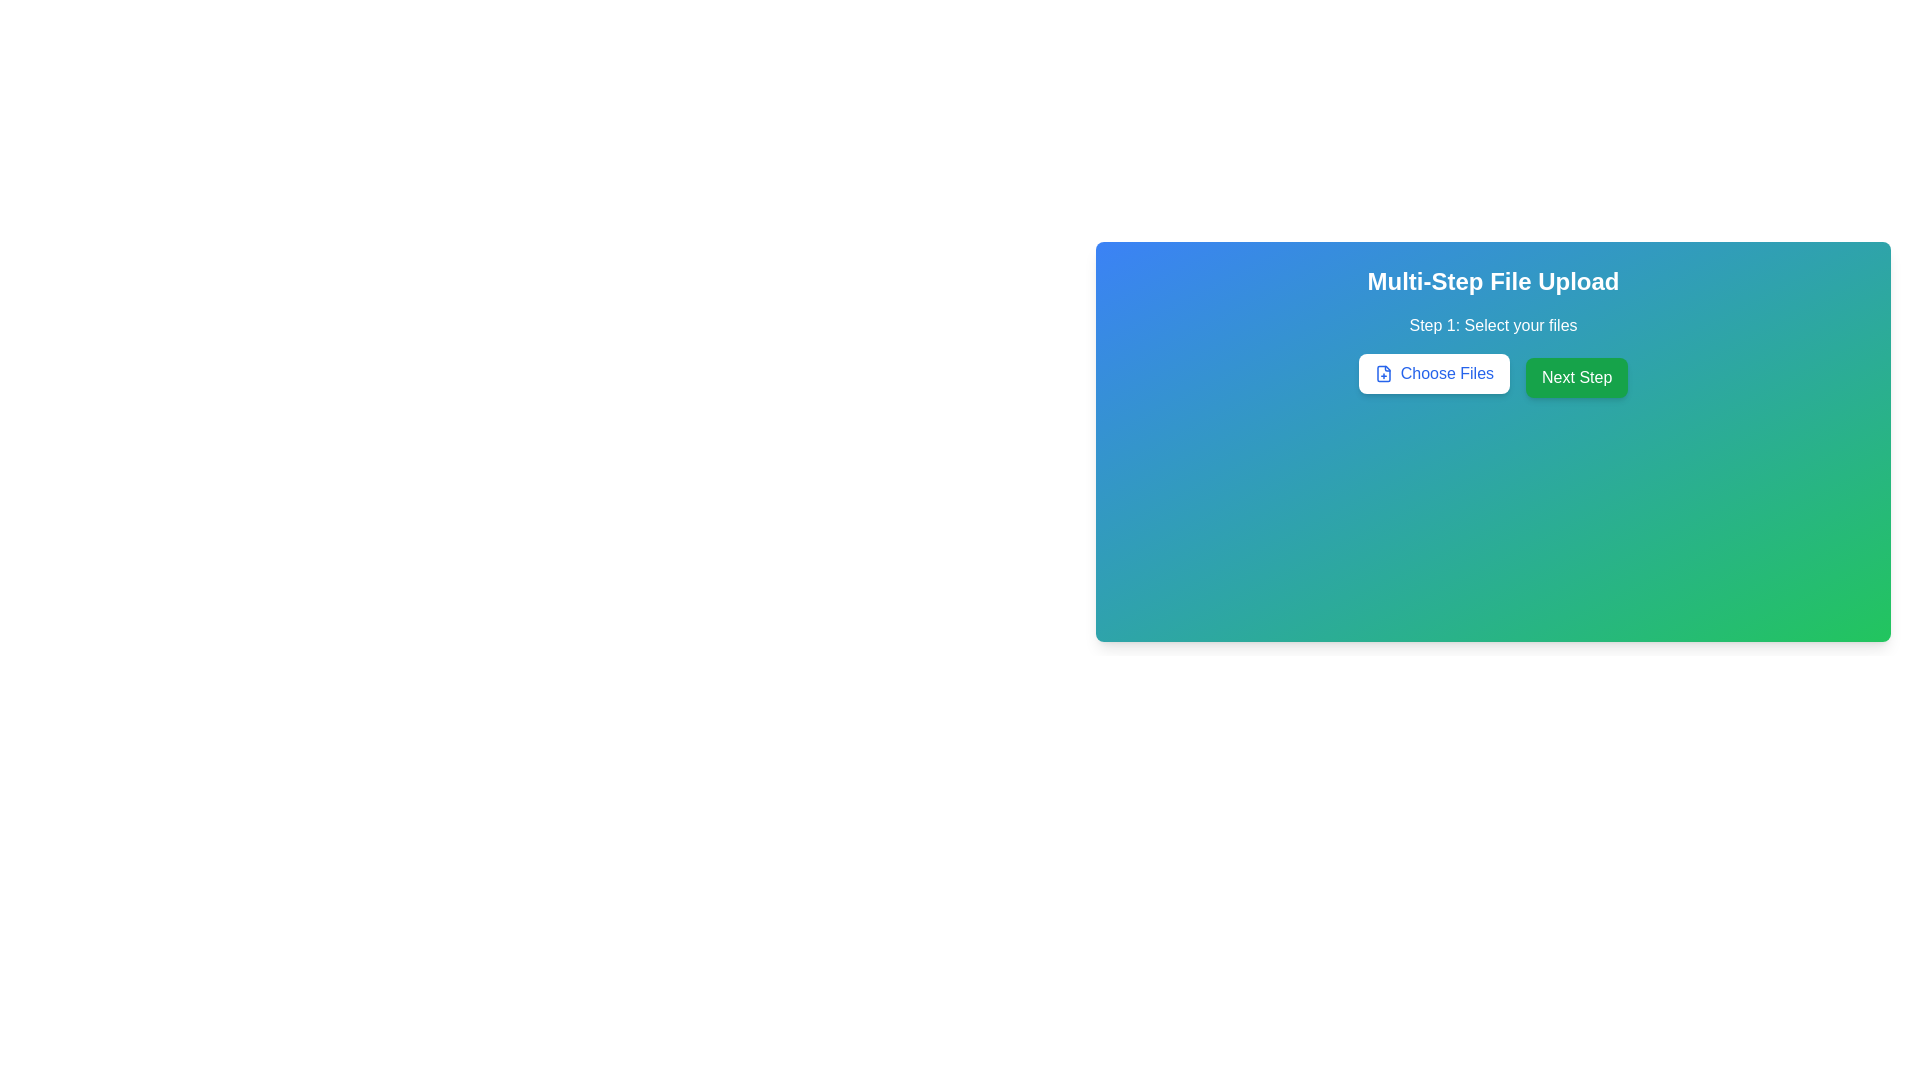 Image resolution: width=1920 pixels, height=1080 pixels. I want to click on the text label that serves as a step indicator for selecting files in the multi-step process, located above the 'Choose Files' and 'Next Step' buttons, so click(1493, 325).